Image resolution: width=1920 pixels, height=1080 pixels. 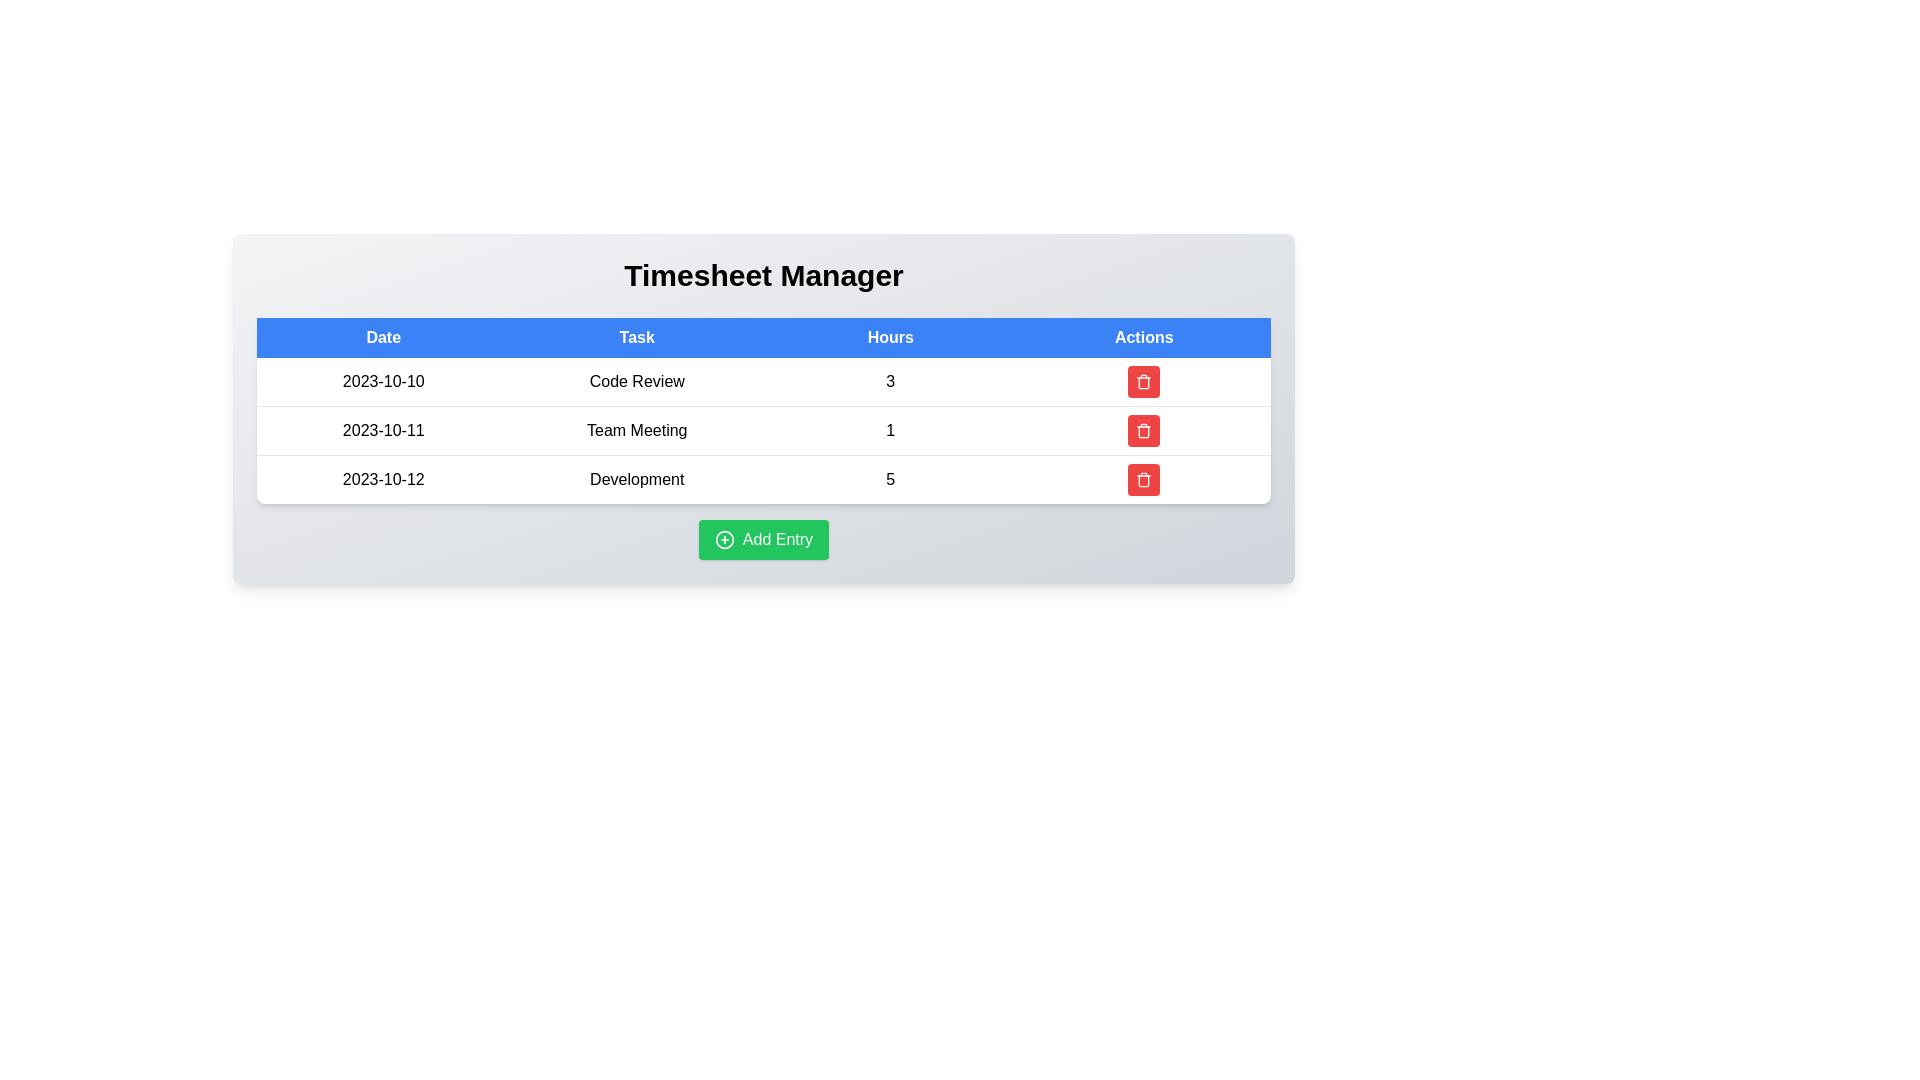 I want to click on text displayed in the Text label located in the first column of the last row of the Timesheet Manager section, which shows the date of the activity entry, so click(x=383, y=479).